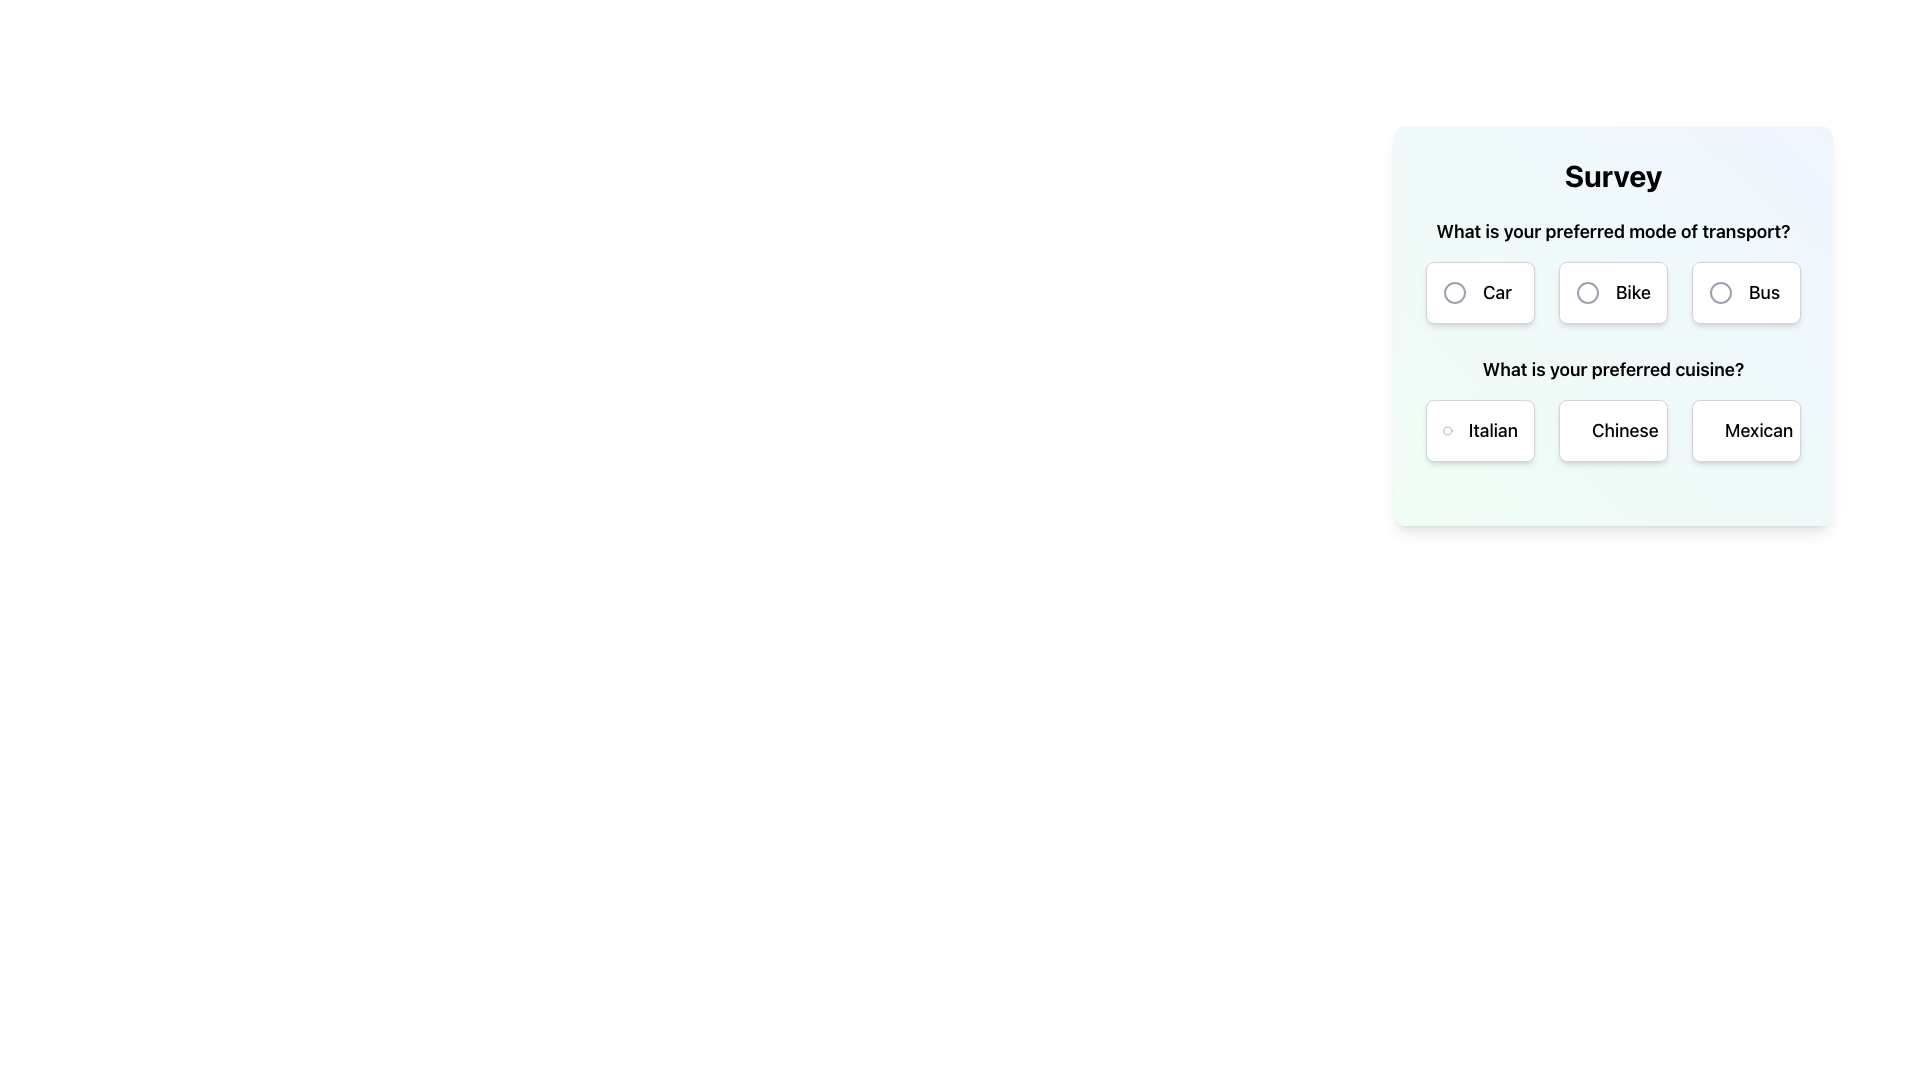  What do you see at coordinates (1480, 430) in the screenshot?
I see `the unselected radio button labeled 'Italian'` at bounding box center [1480, 430].